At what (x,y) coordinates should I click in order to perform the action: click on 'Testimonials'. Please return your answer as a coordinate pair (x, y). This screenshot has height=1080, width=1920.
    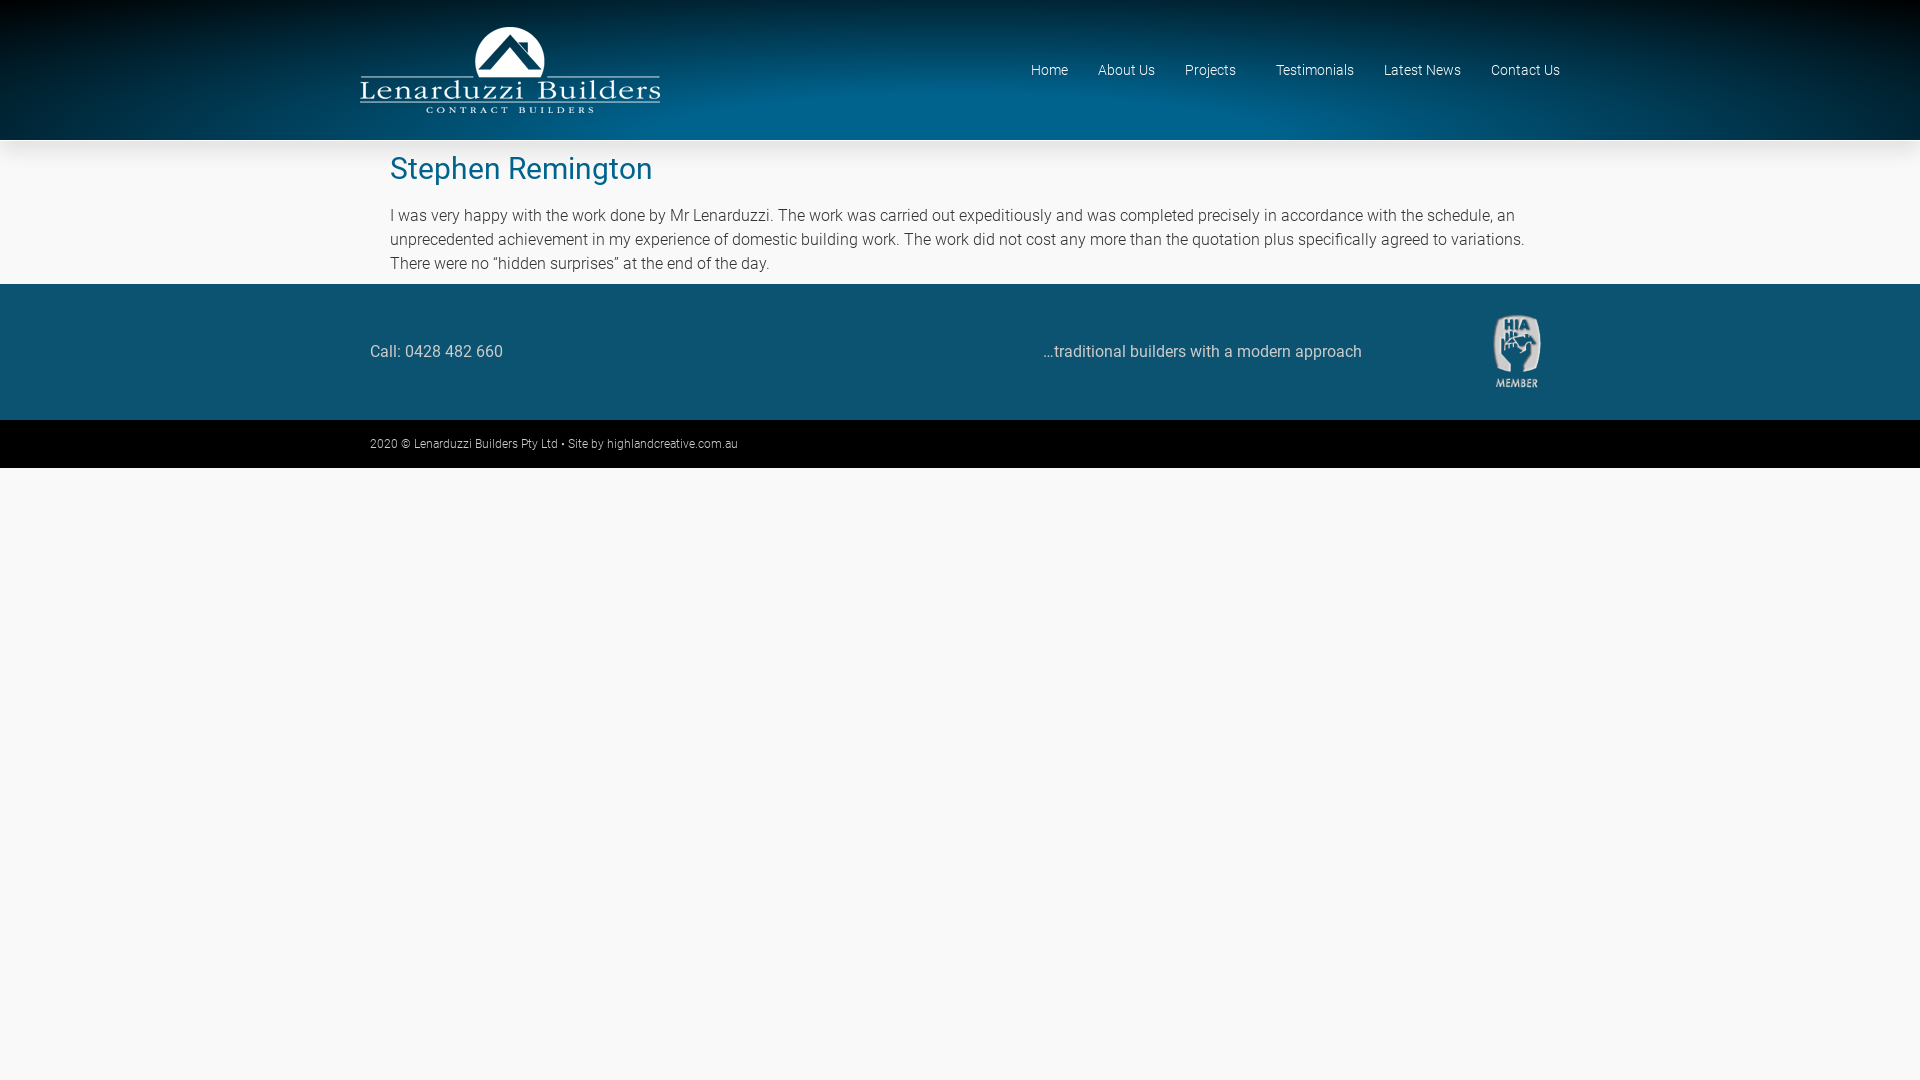
    Looking at the image, I should click on (1275, 68).